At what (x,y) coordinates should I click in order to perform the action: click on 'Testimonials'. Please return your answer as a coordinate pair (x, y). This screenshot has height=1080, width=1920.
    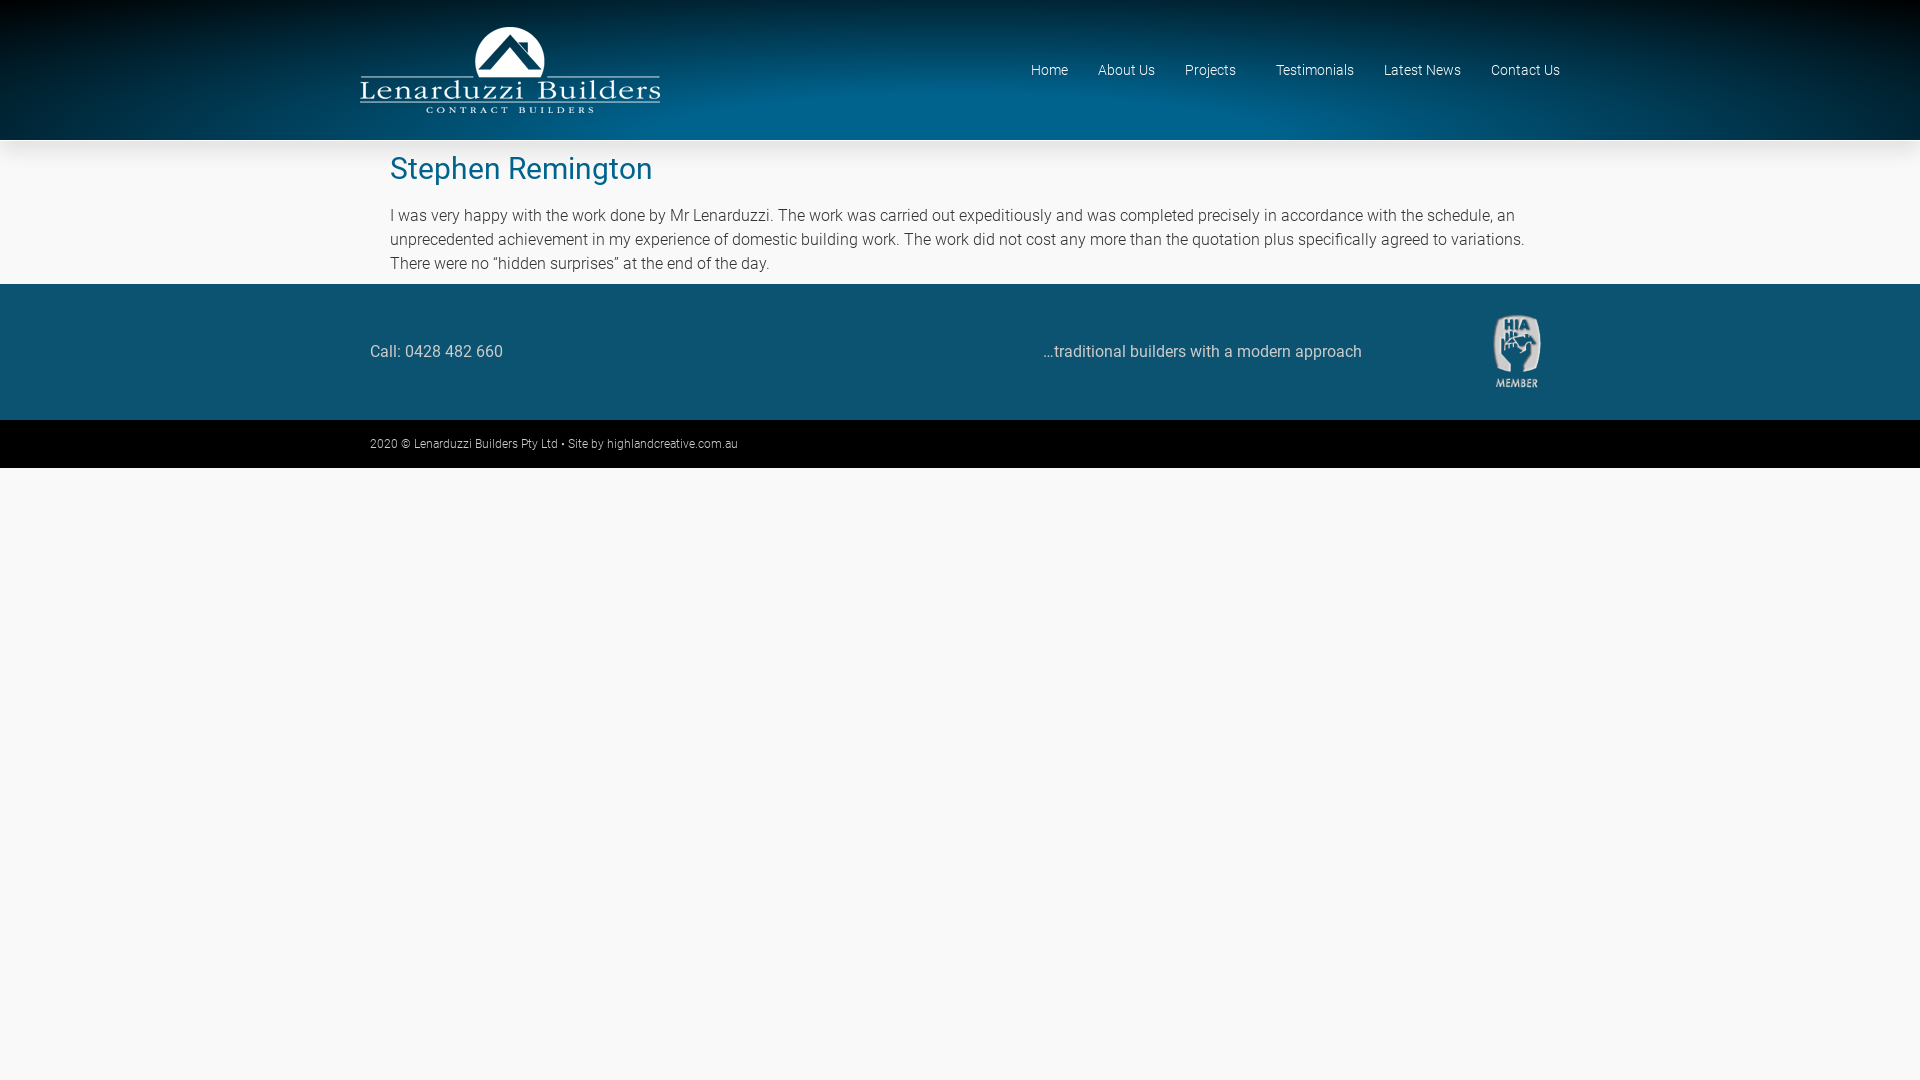
    Looking at the image, I should click on (1275, 68).